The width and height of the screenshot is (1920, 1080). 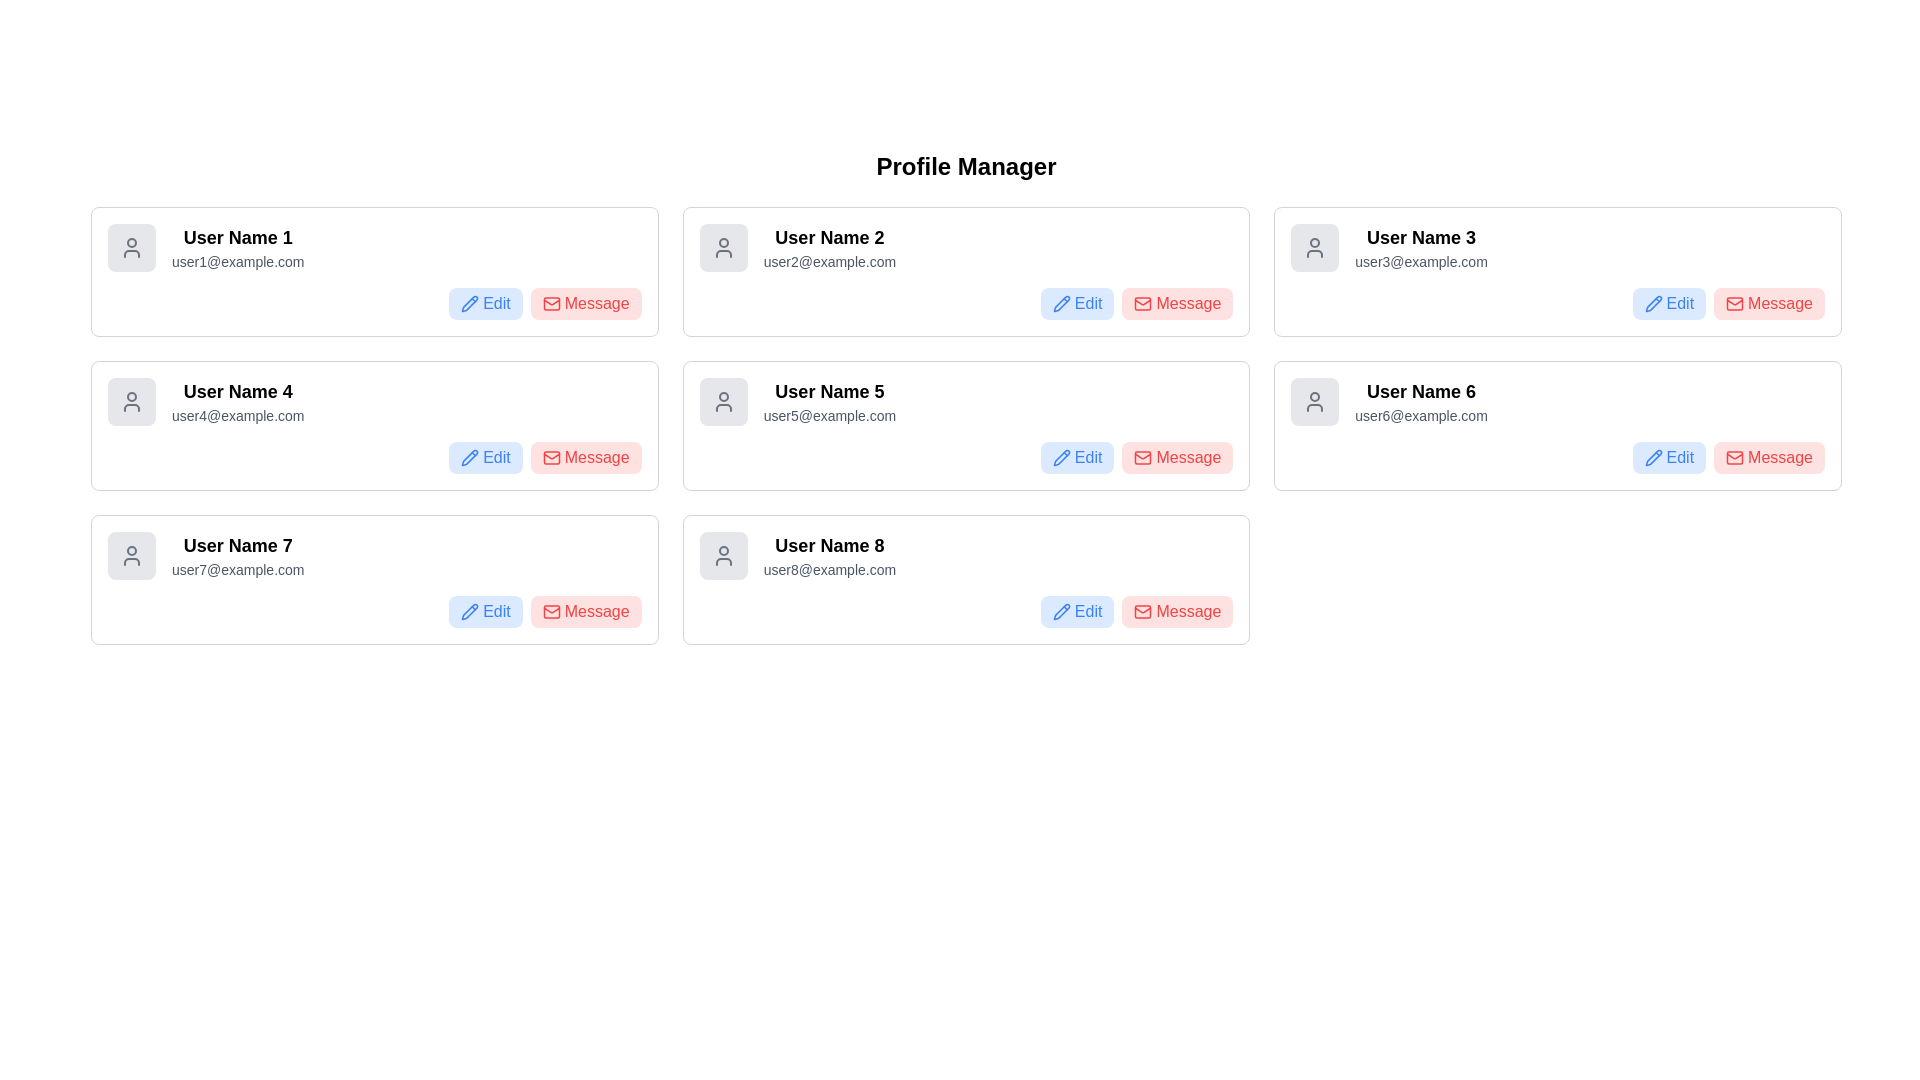 What do you see at coordinates (1142, 304) in the screenshot?
I see `small red envelope icon located inside the 'Message' button for User Name 2 in the Profile Manager interface, which is positioned in the first row and second column of the second card in the grid layout` at bounding box center [1142, 304].